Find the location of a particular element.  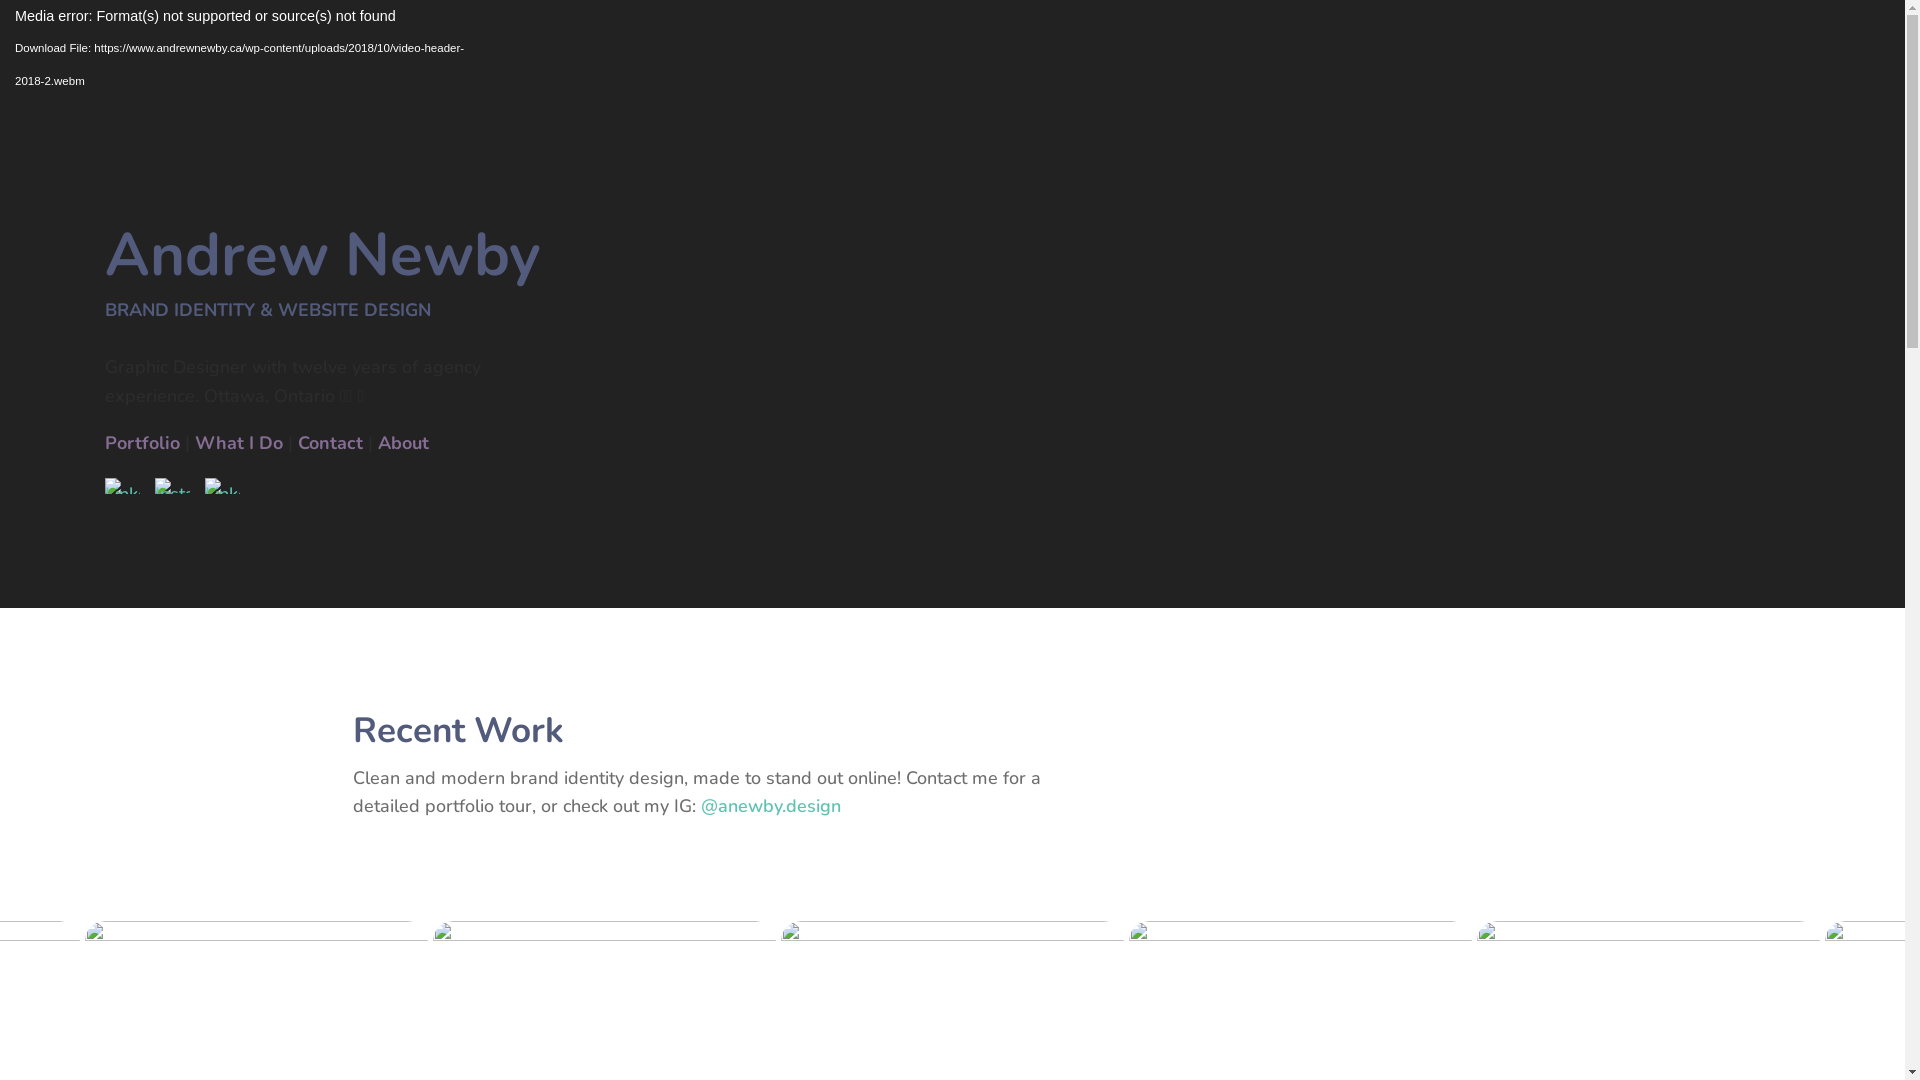

'@anewby.design' is located at coordinates (768, 805).